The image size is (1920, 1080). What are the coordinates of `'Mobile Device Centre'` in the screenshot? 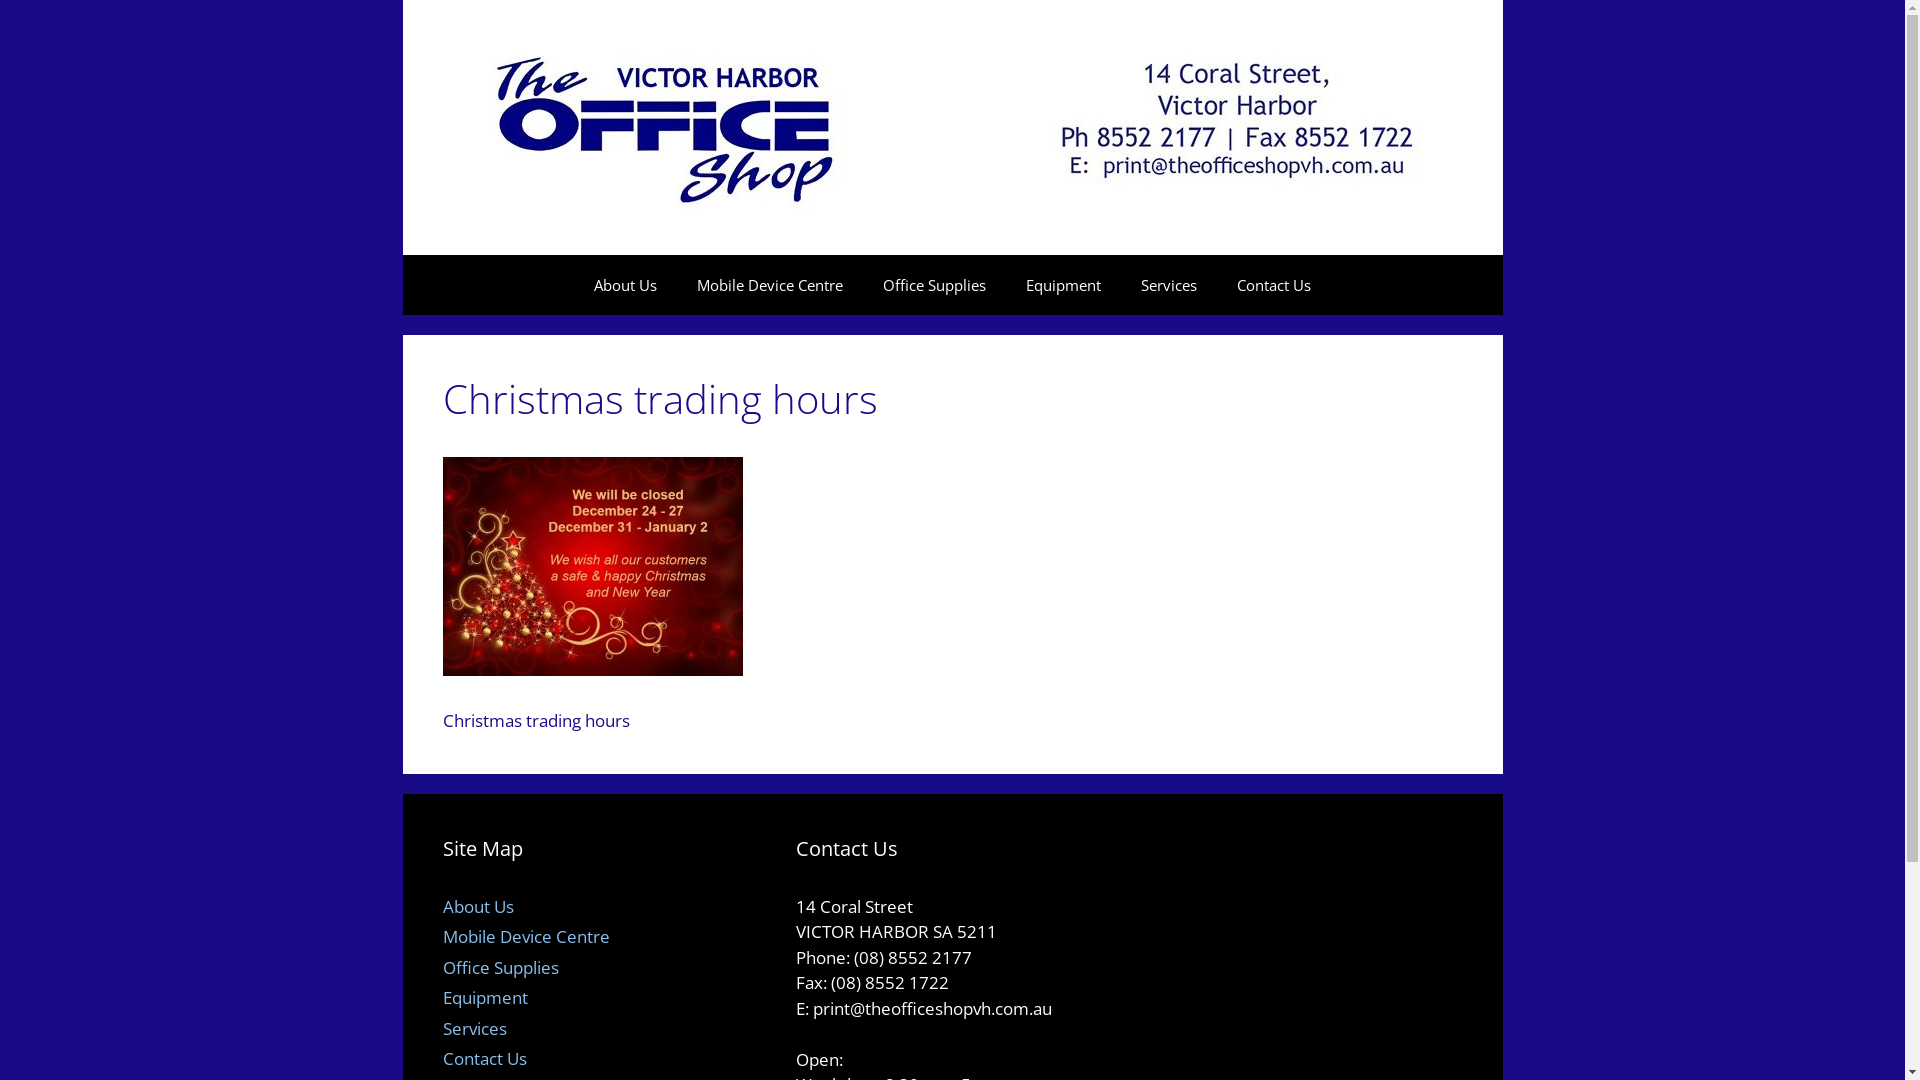 It's located at (525, 936).